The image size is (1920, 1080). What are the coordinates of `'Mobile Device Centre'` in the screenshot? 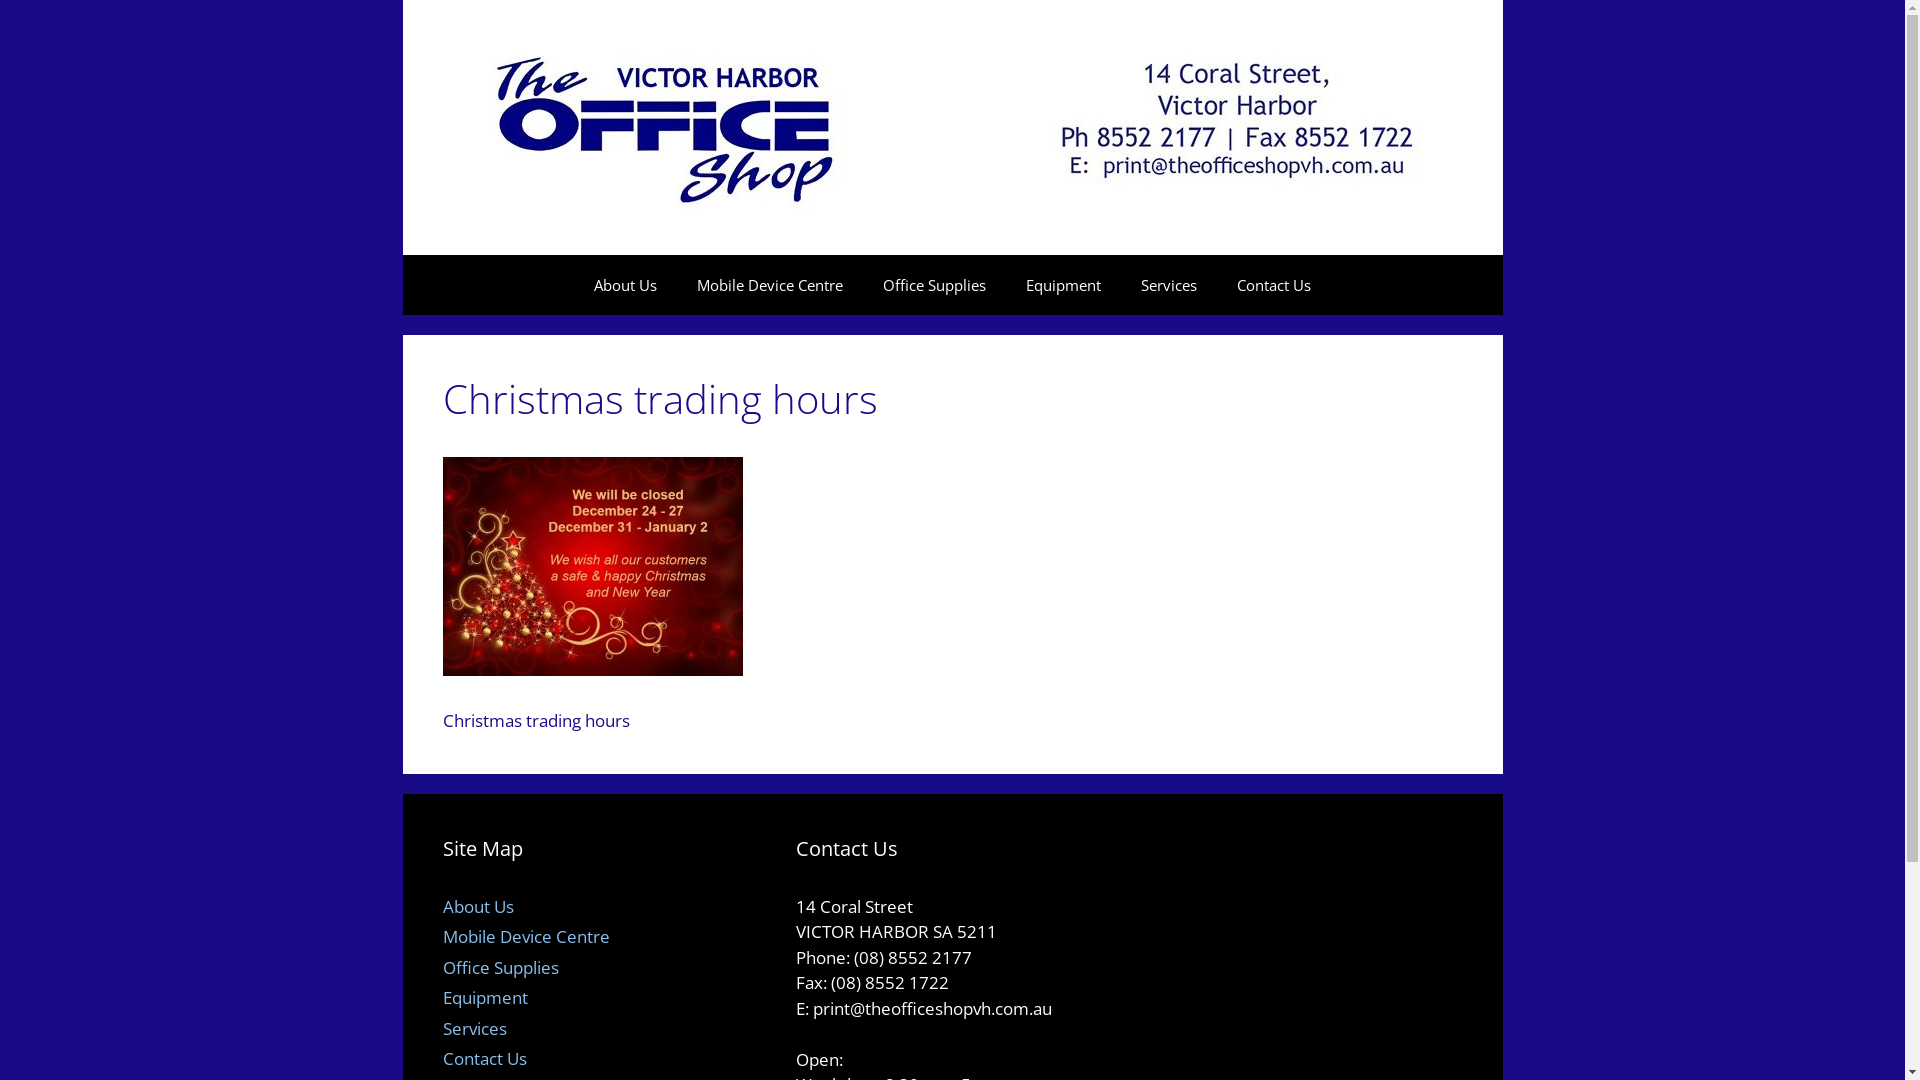 It's located at (525, 936).